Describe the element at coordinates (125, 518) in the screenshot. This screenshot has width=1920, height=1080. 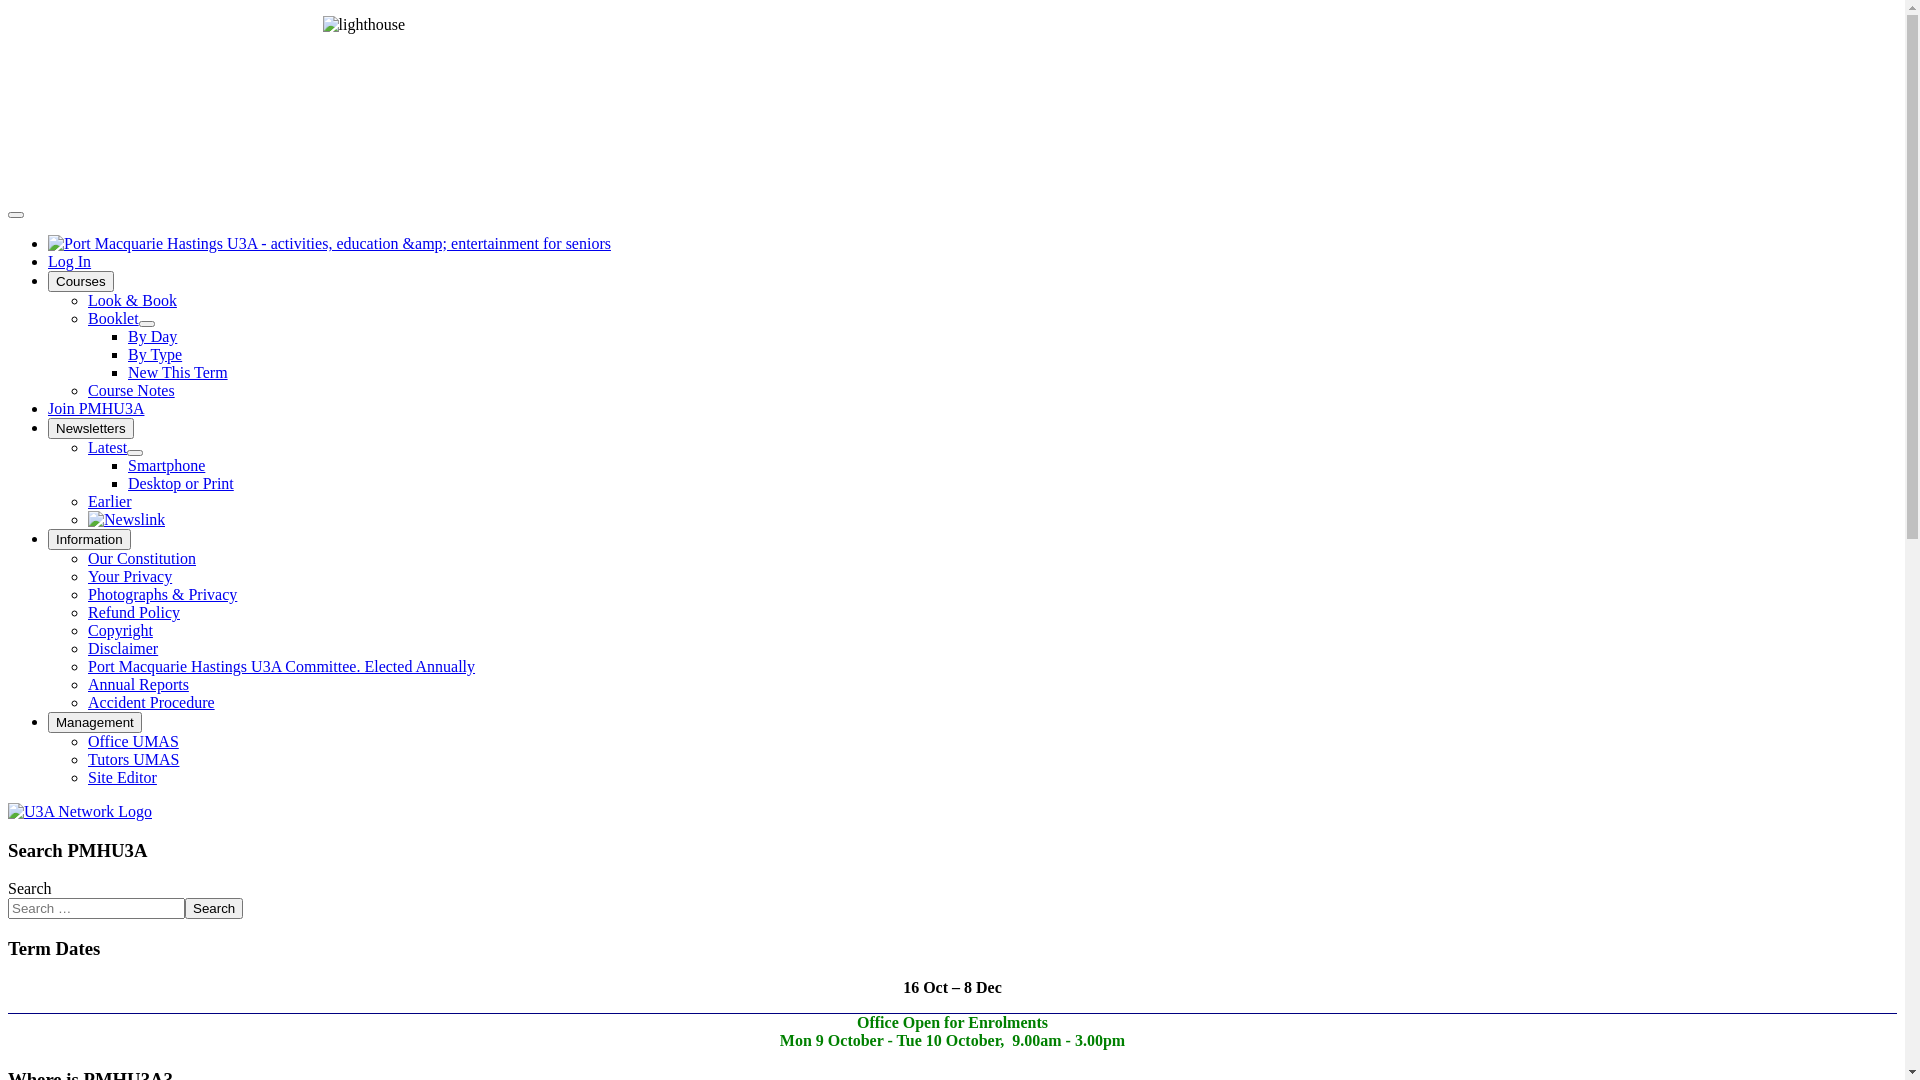
I see `'The newsletter of the NSW U3A'` at that location.